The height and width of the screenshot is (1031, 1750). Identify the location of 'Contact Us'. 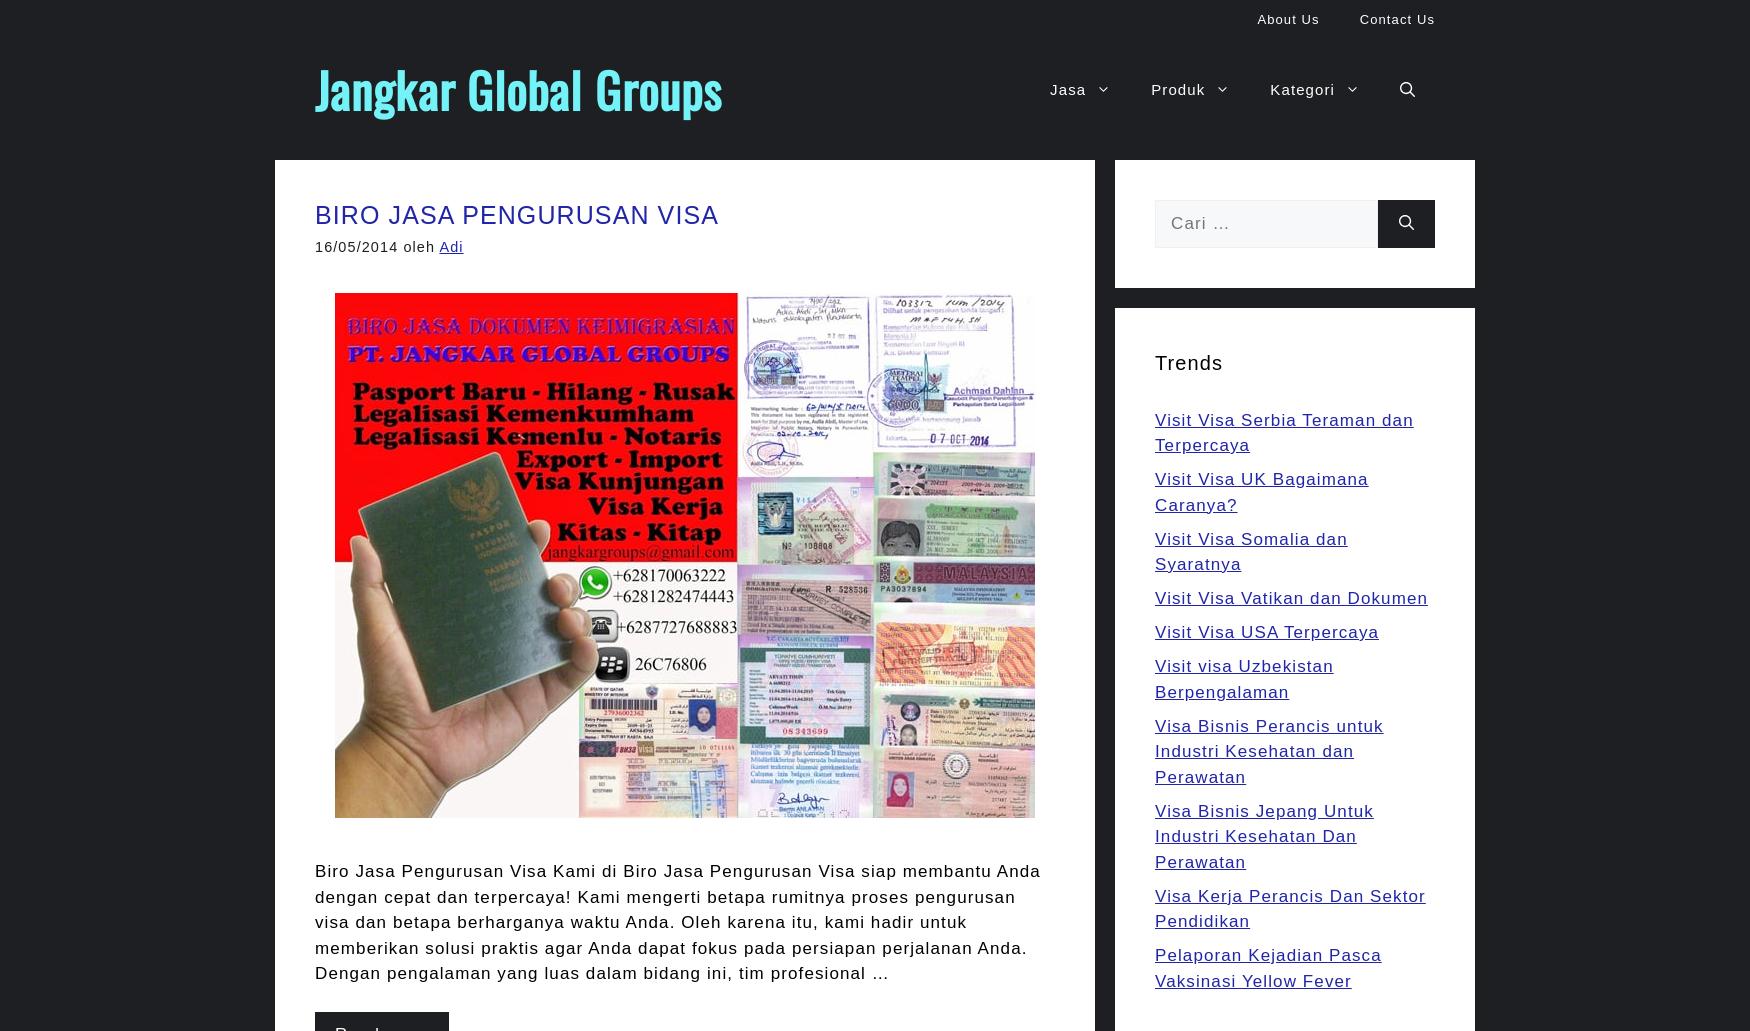
(1396, 19).